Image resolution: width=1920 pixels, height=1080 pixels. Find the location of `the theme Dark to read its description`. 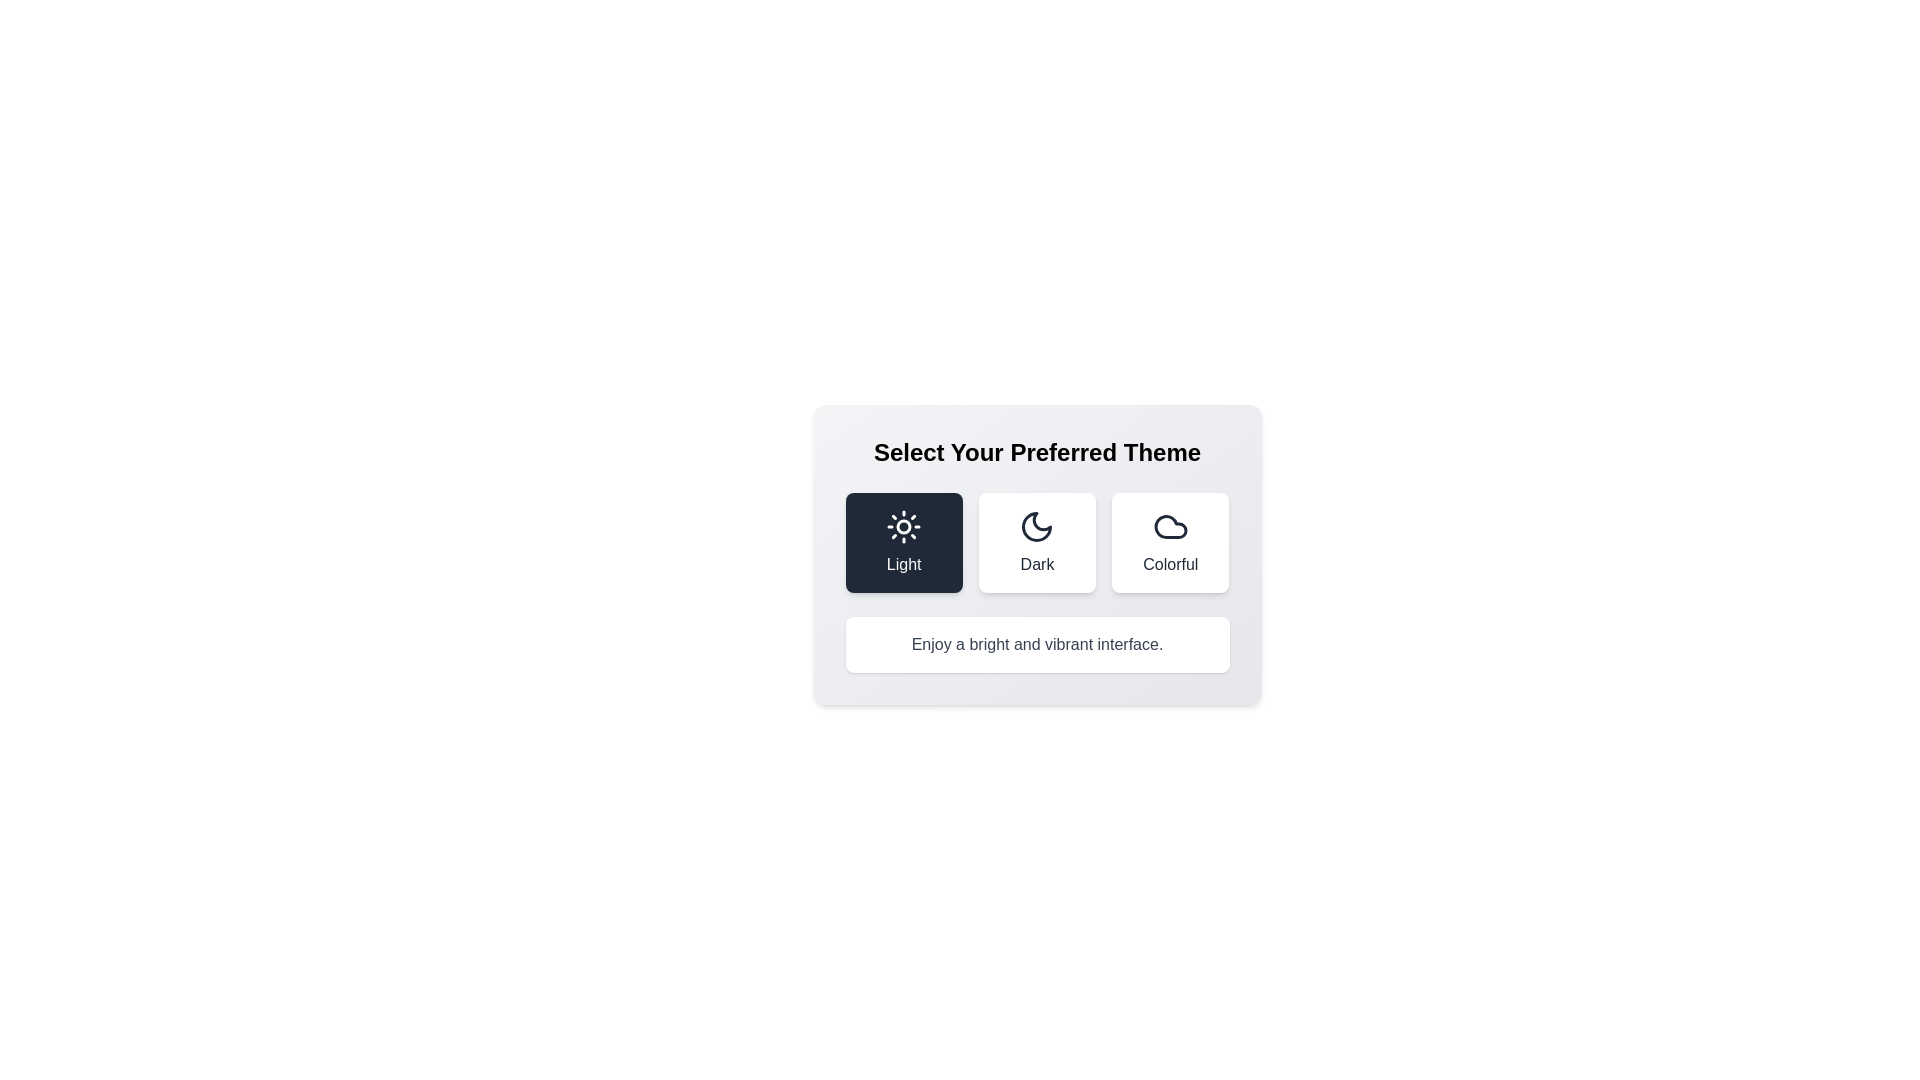

the theme Dark to read its description is located at coordinates (1036, 543).